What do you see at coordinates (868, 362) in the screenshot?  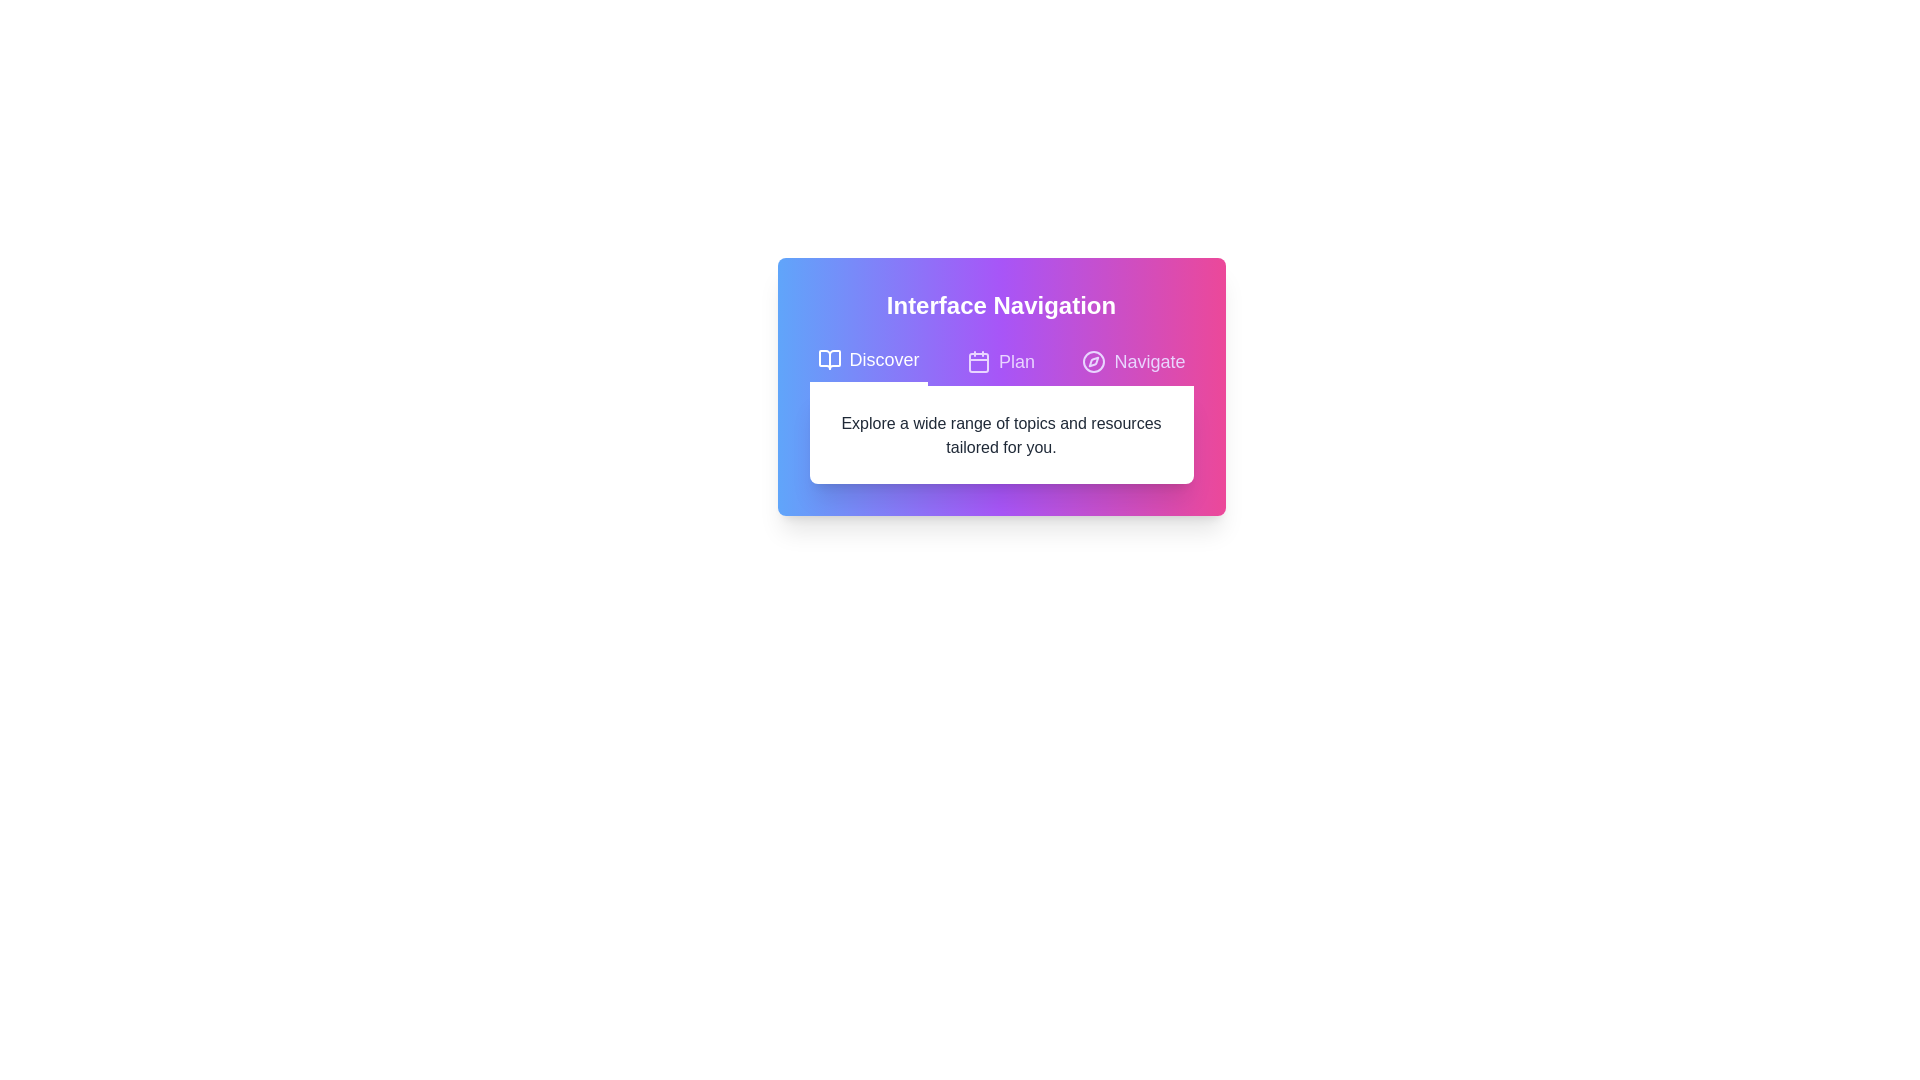 I see `the 'Discover' tab button, which is styled with white text and a bold font, located in the leftmost position of the segmented navigation bar` at bounding box center [868, 362].